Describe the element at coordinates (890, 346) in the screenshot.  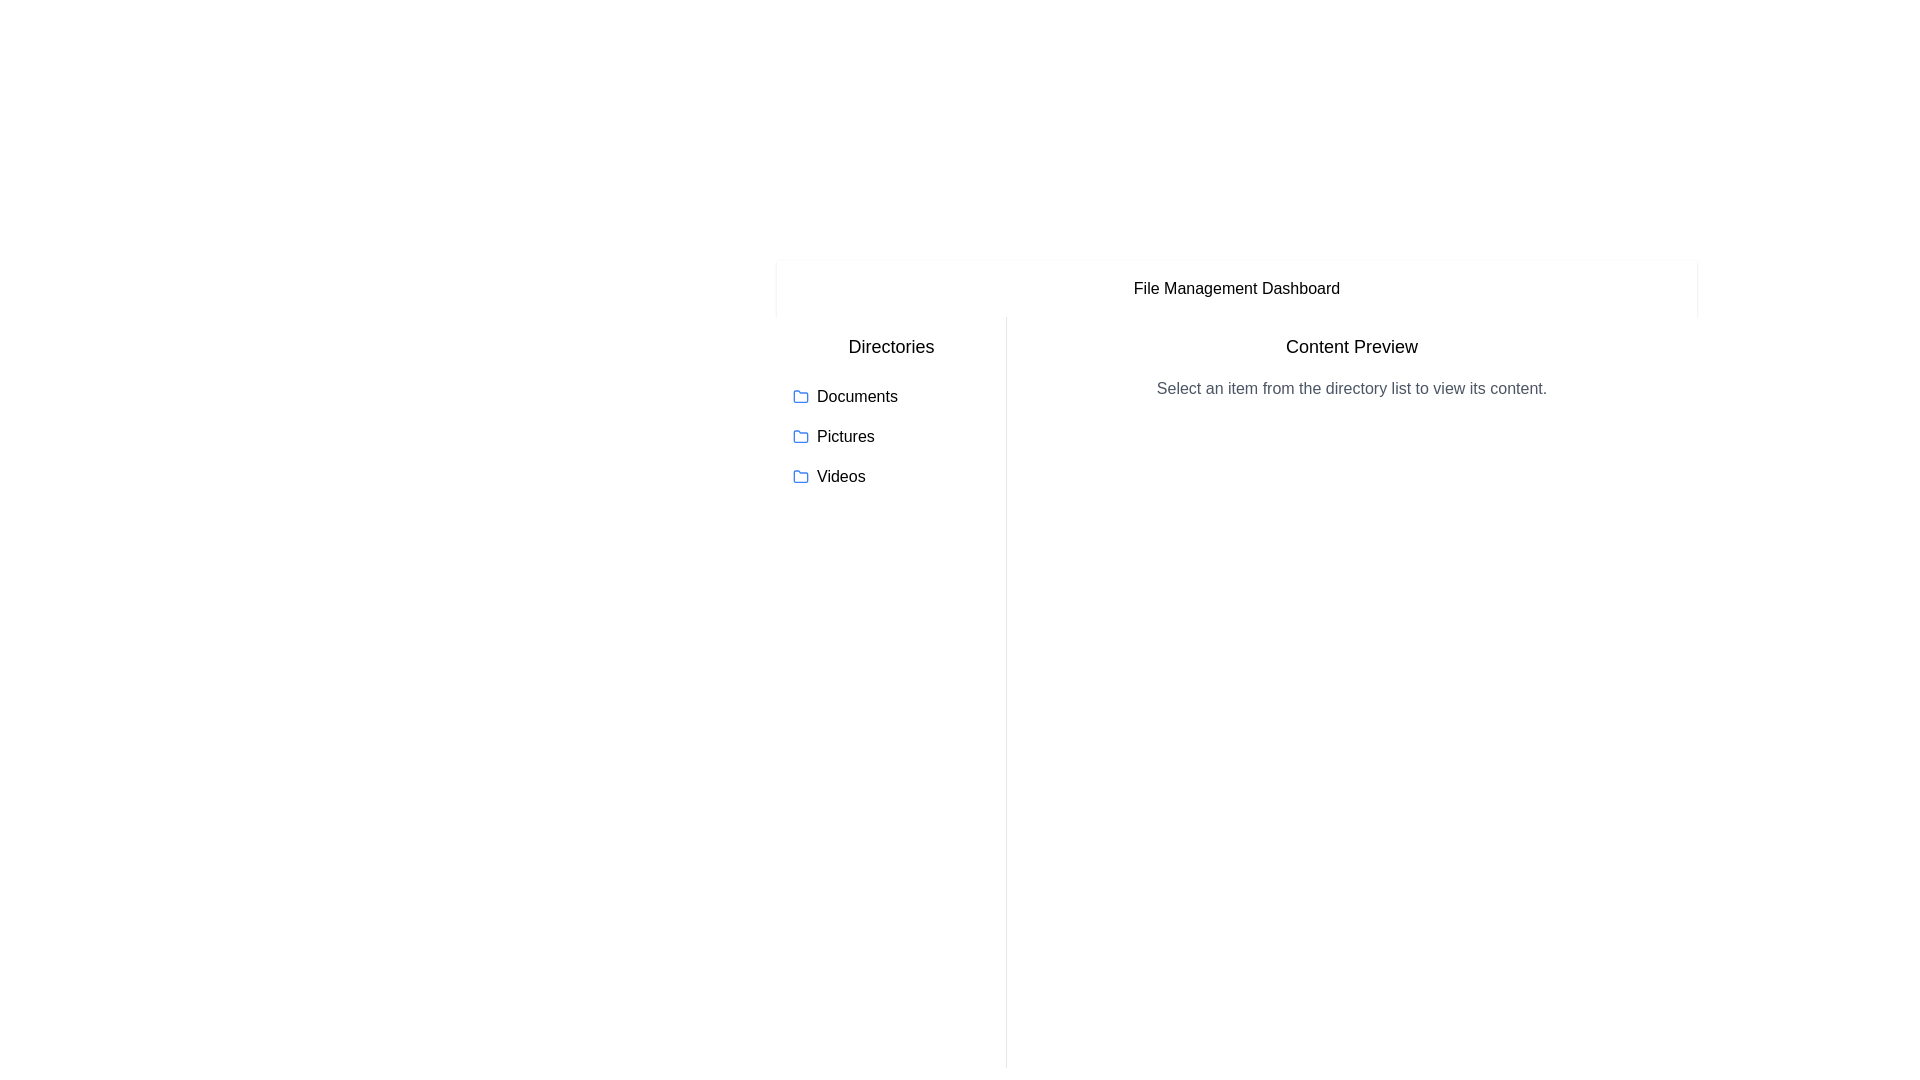
I see `the heading text element that categorizes the list of items below it` at that location.